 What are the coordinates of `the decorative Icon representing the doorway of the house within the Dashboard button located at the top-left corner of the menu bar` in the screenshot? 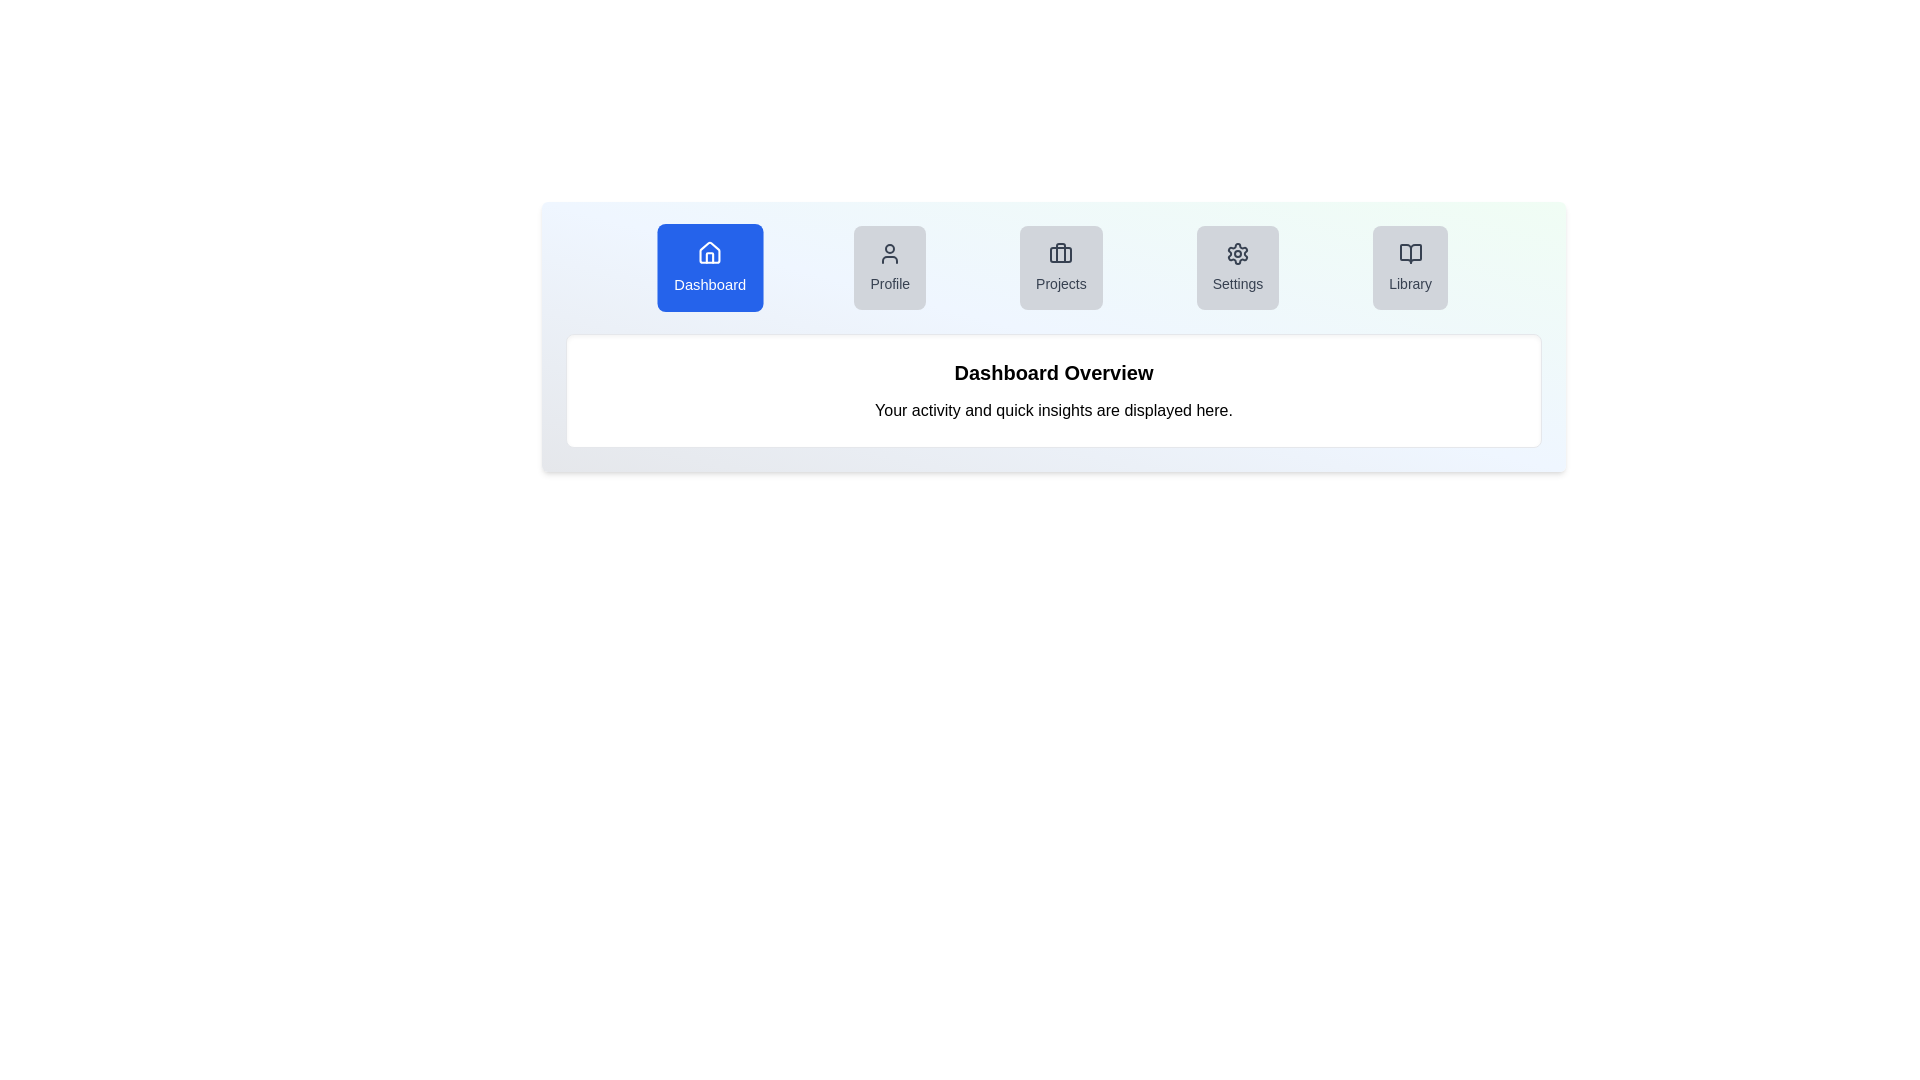 It's located at (710, 257).